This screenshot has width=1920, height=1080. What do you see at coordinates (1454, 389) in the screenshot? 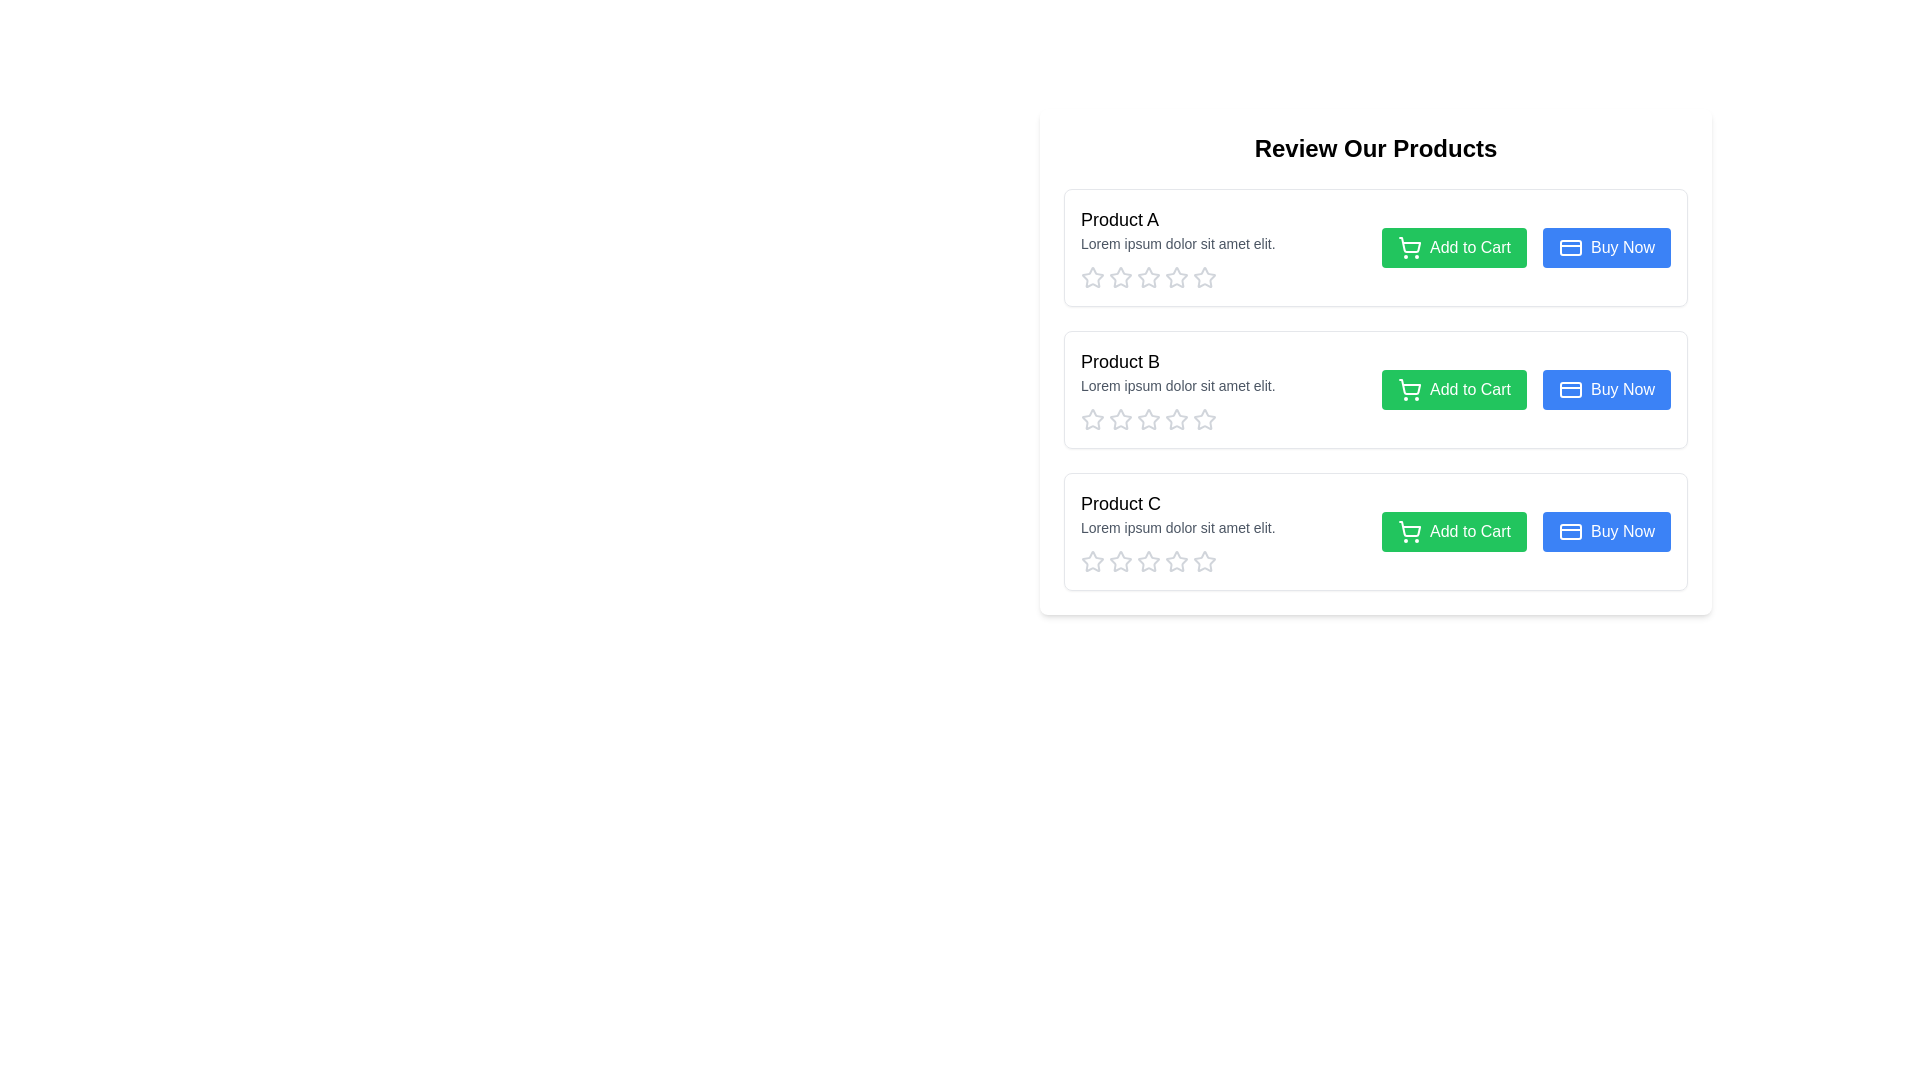
I see `the interactive button to add 'Product B' to the shopping cart, which is located below its title and description` at bounding box center [1454, 389].